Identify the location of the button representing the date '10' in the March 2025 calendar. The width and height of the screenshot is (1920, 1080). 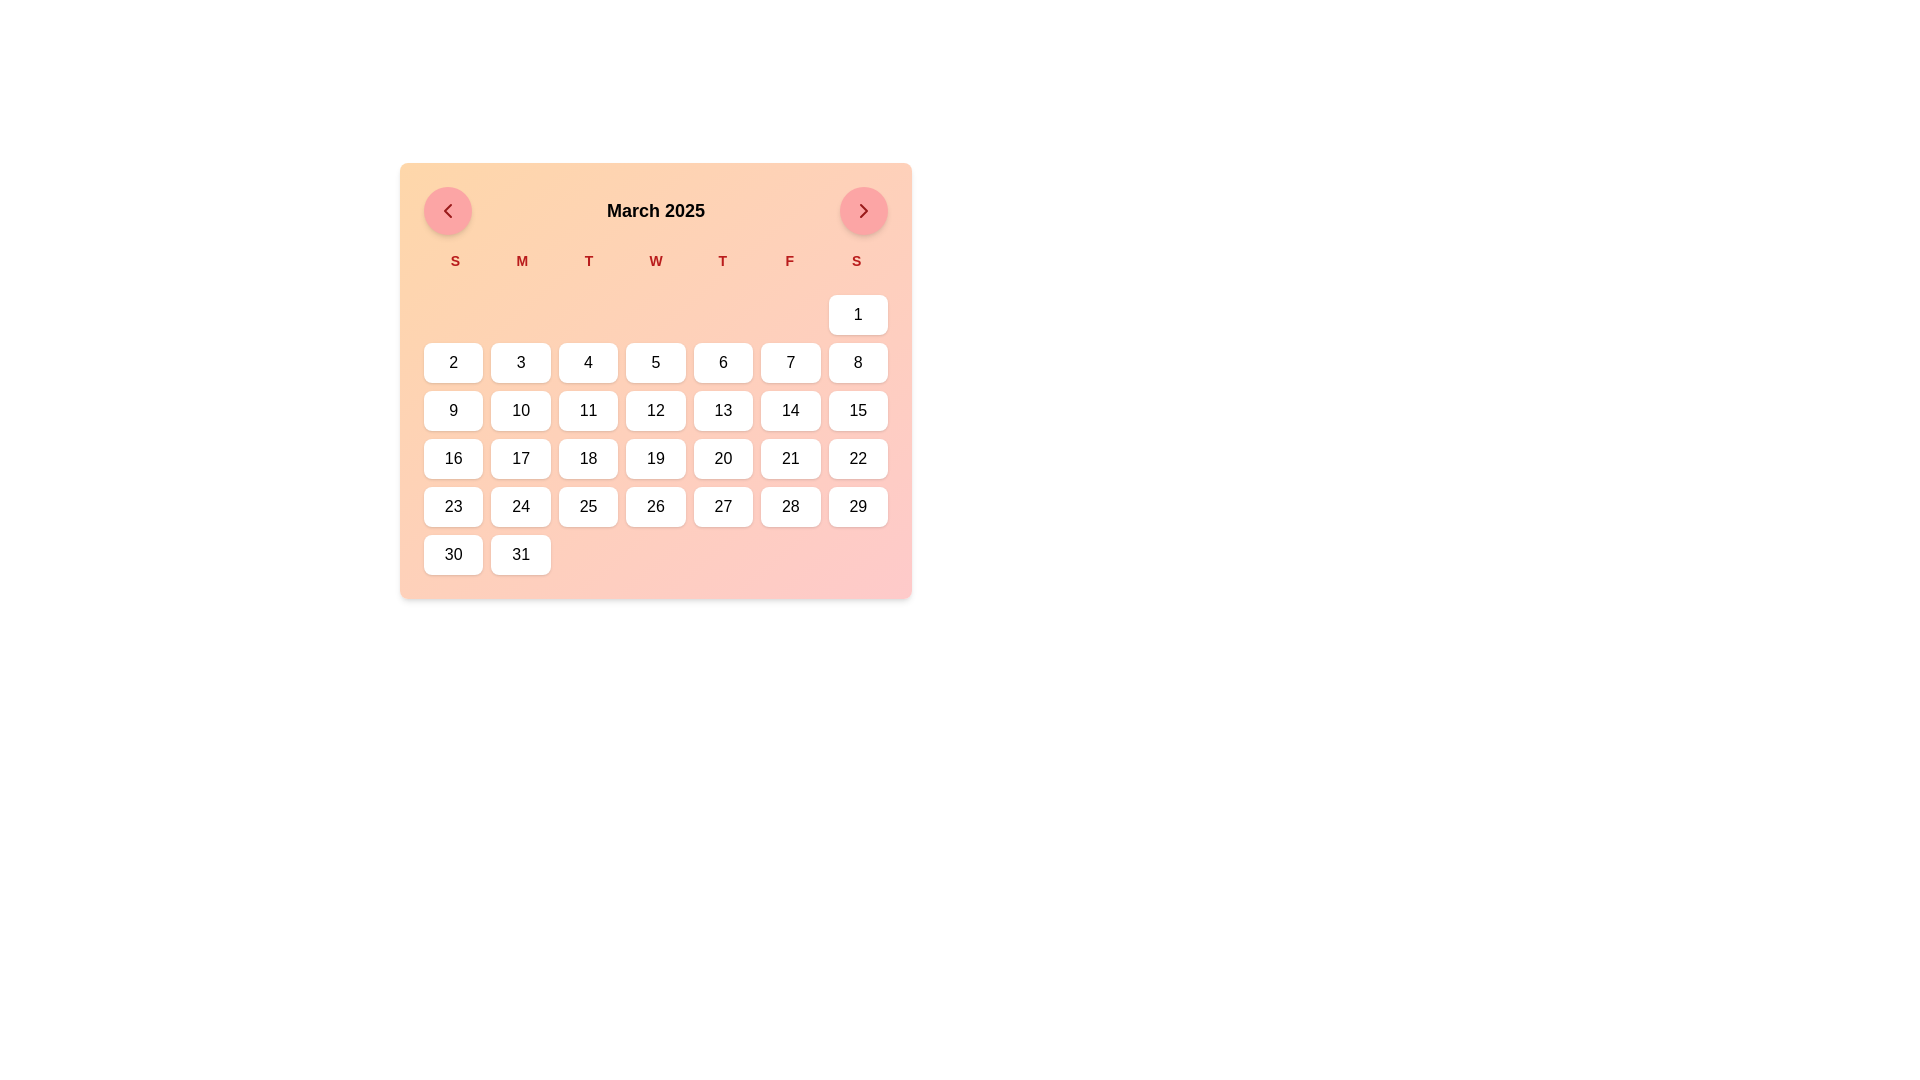
(521, 410).